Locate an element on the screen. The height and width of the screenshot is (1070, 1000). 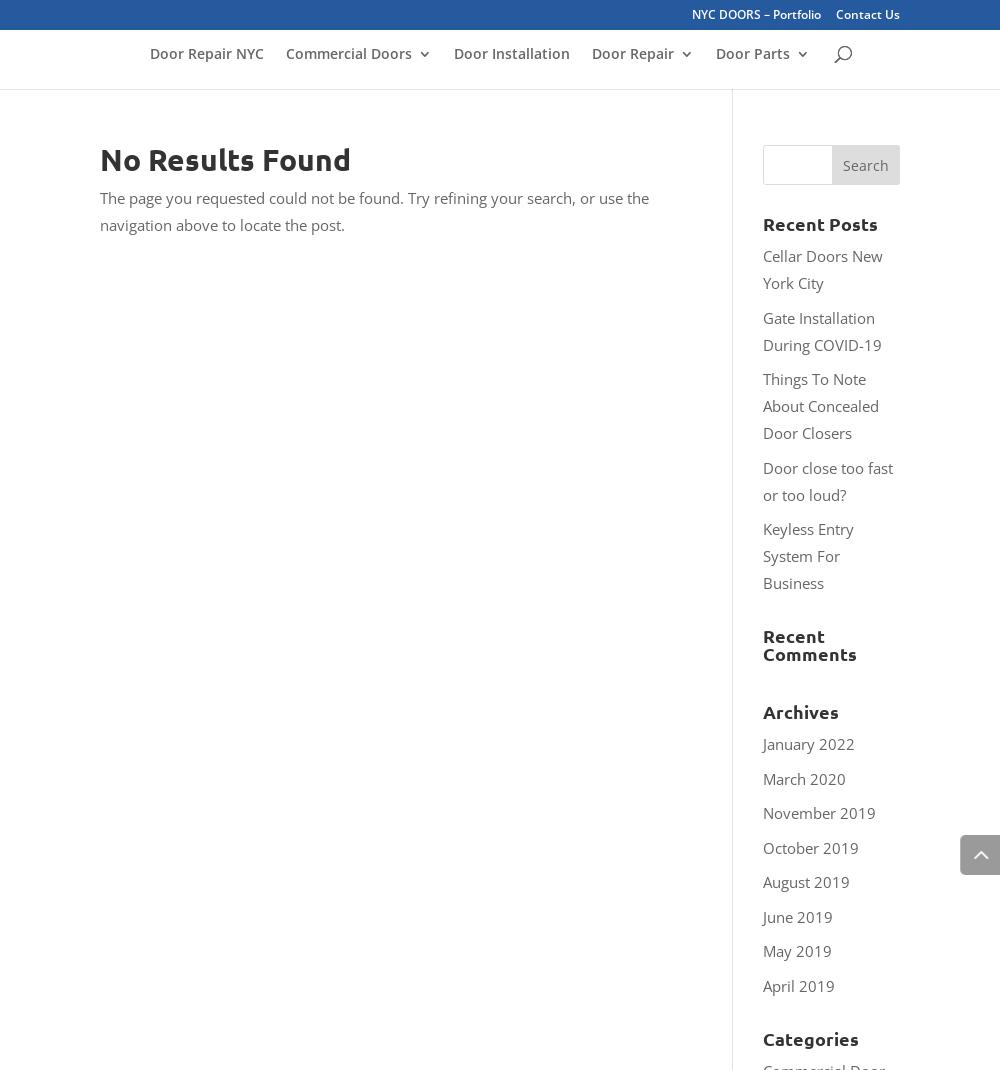
'Choosing the Best Door Closer' is located at coordinates (817, 304).